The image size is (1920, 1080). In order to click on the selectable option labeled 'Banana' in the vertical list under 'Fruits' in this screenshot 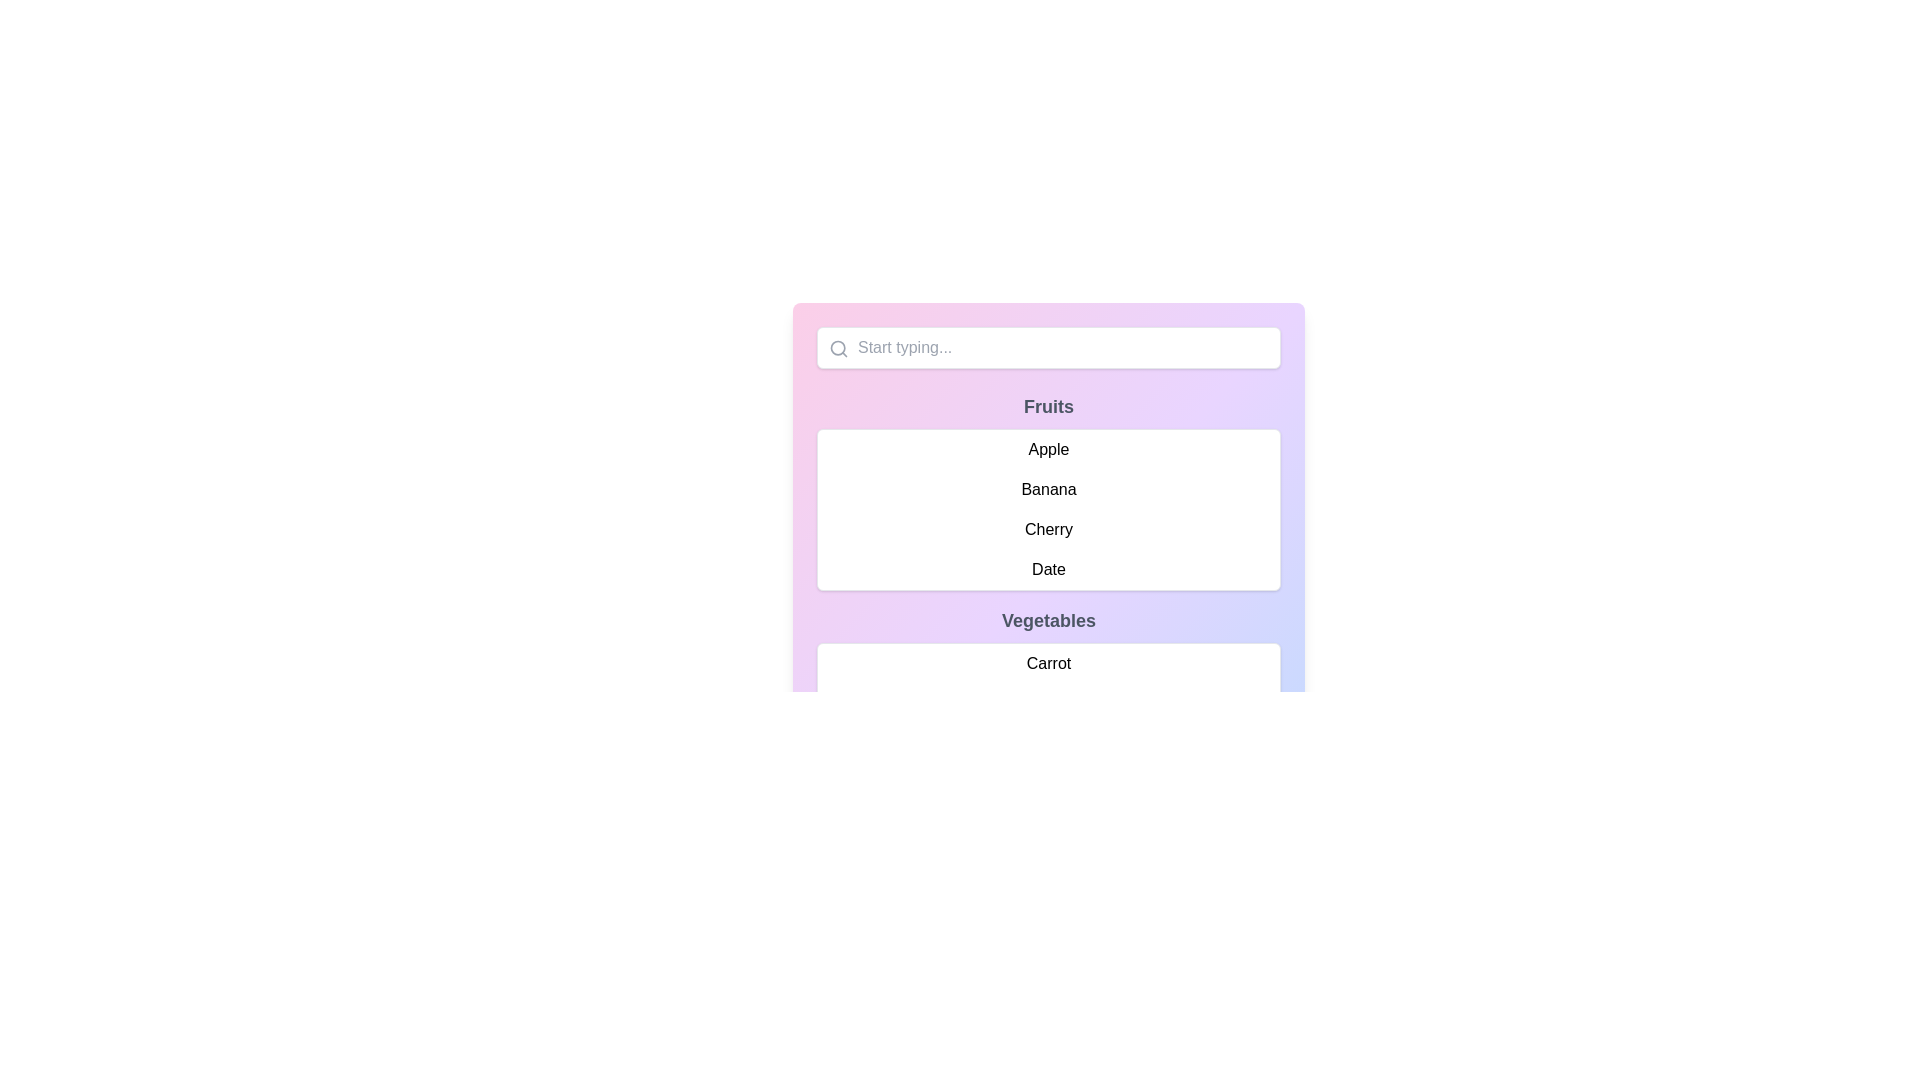, I will do `click(1048, 489)`.